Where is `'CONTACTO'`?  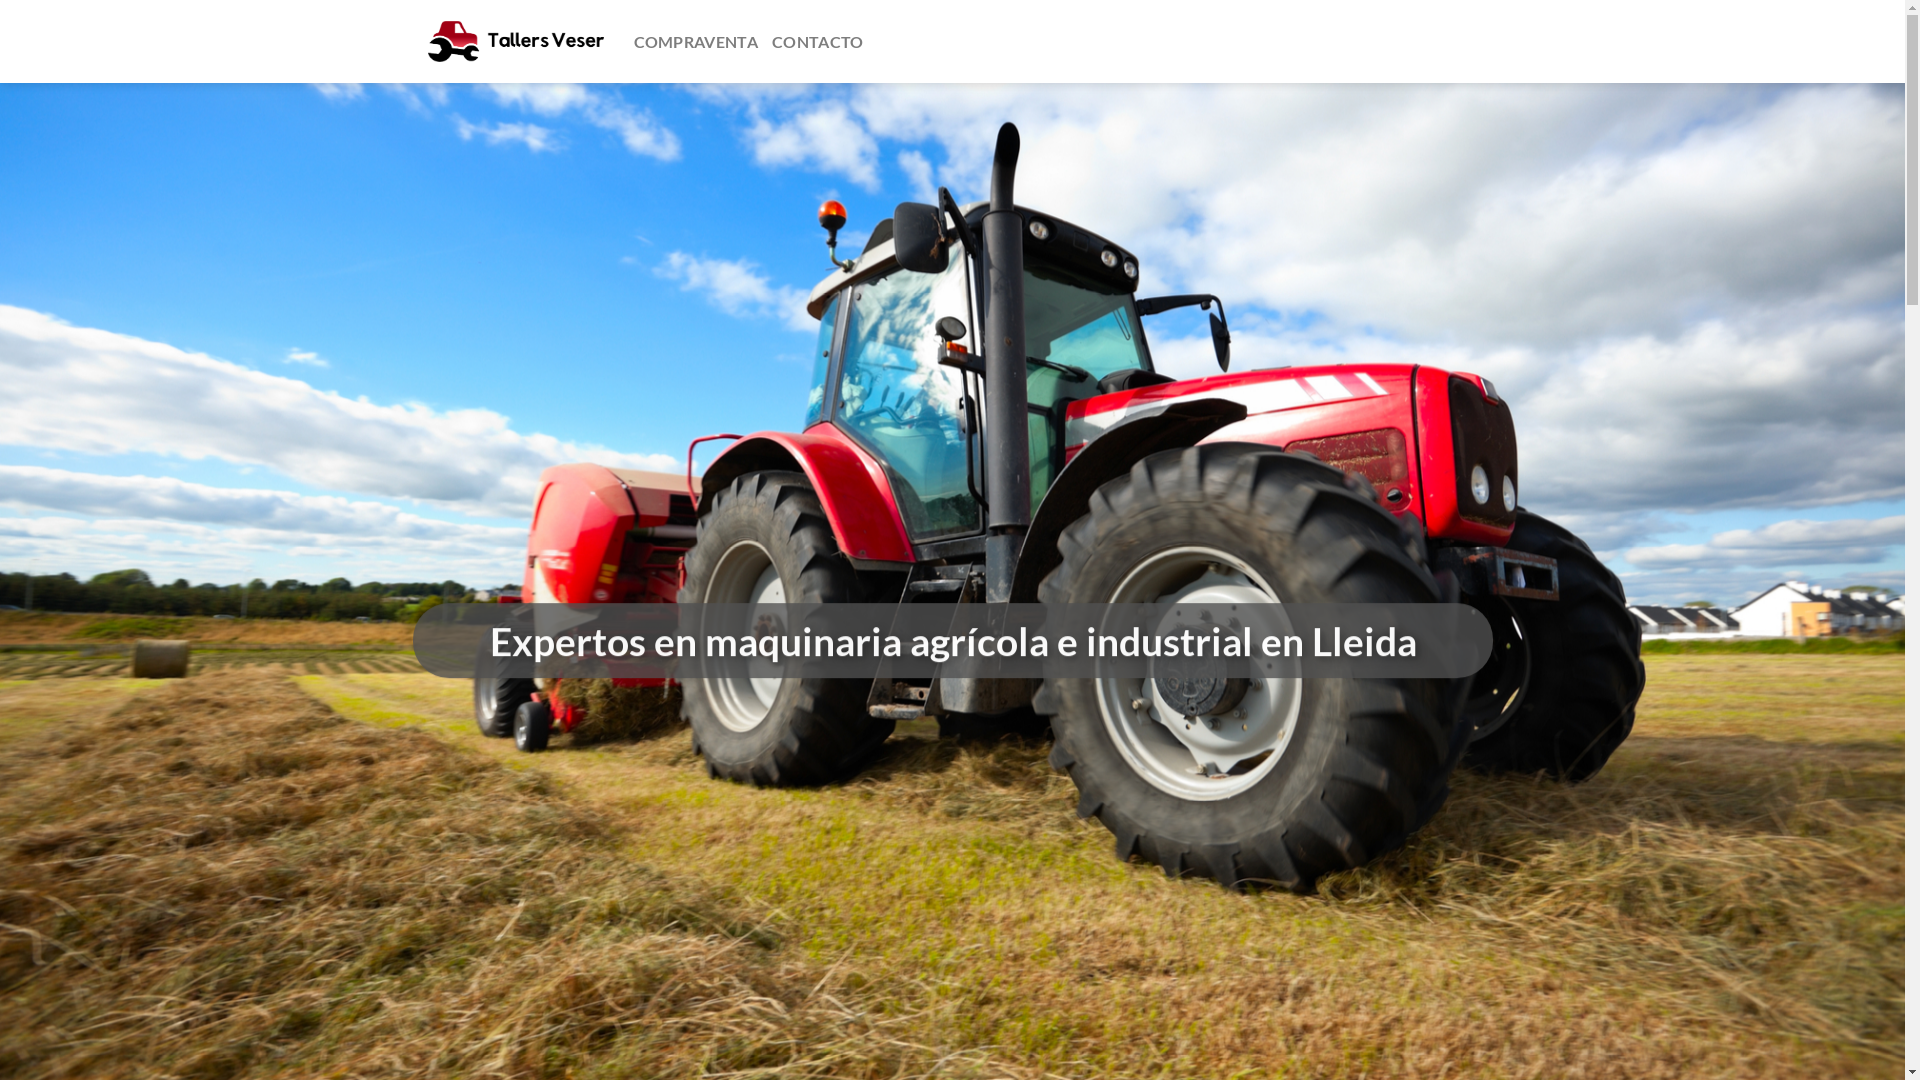 'CONTACTO' is located at coordinates (771, 42).